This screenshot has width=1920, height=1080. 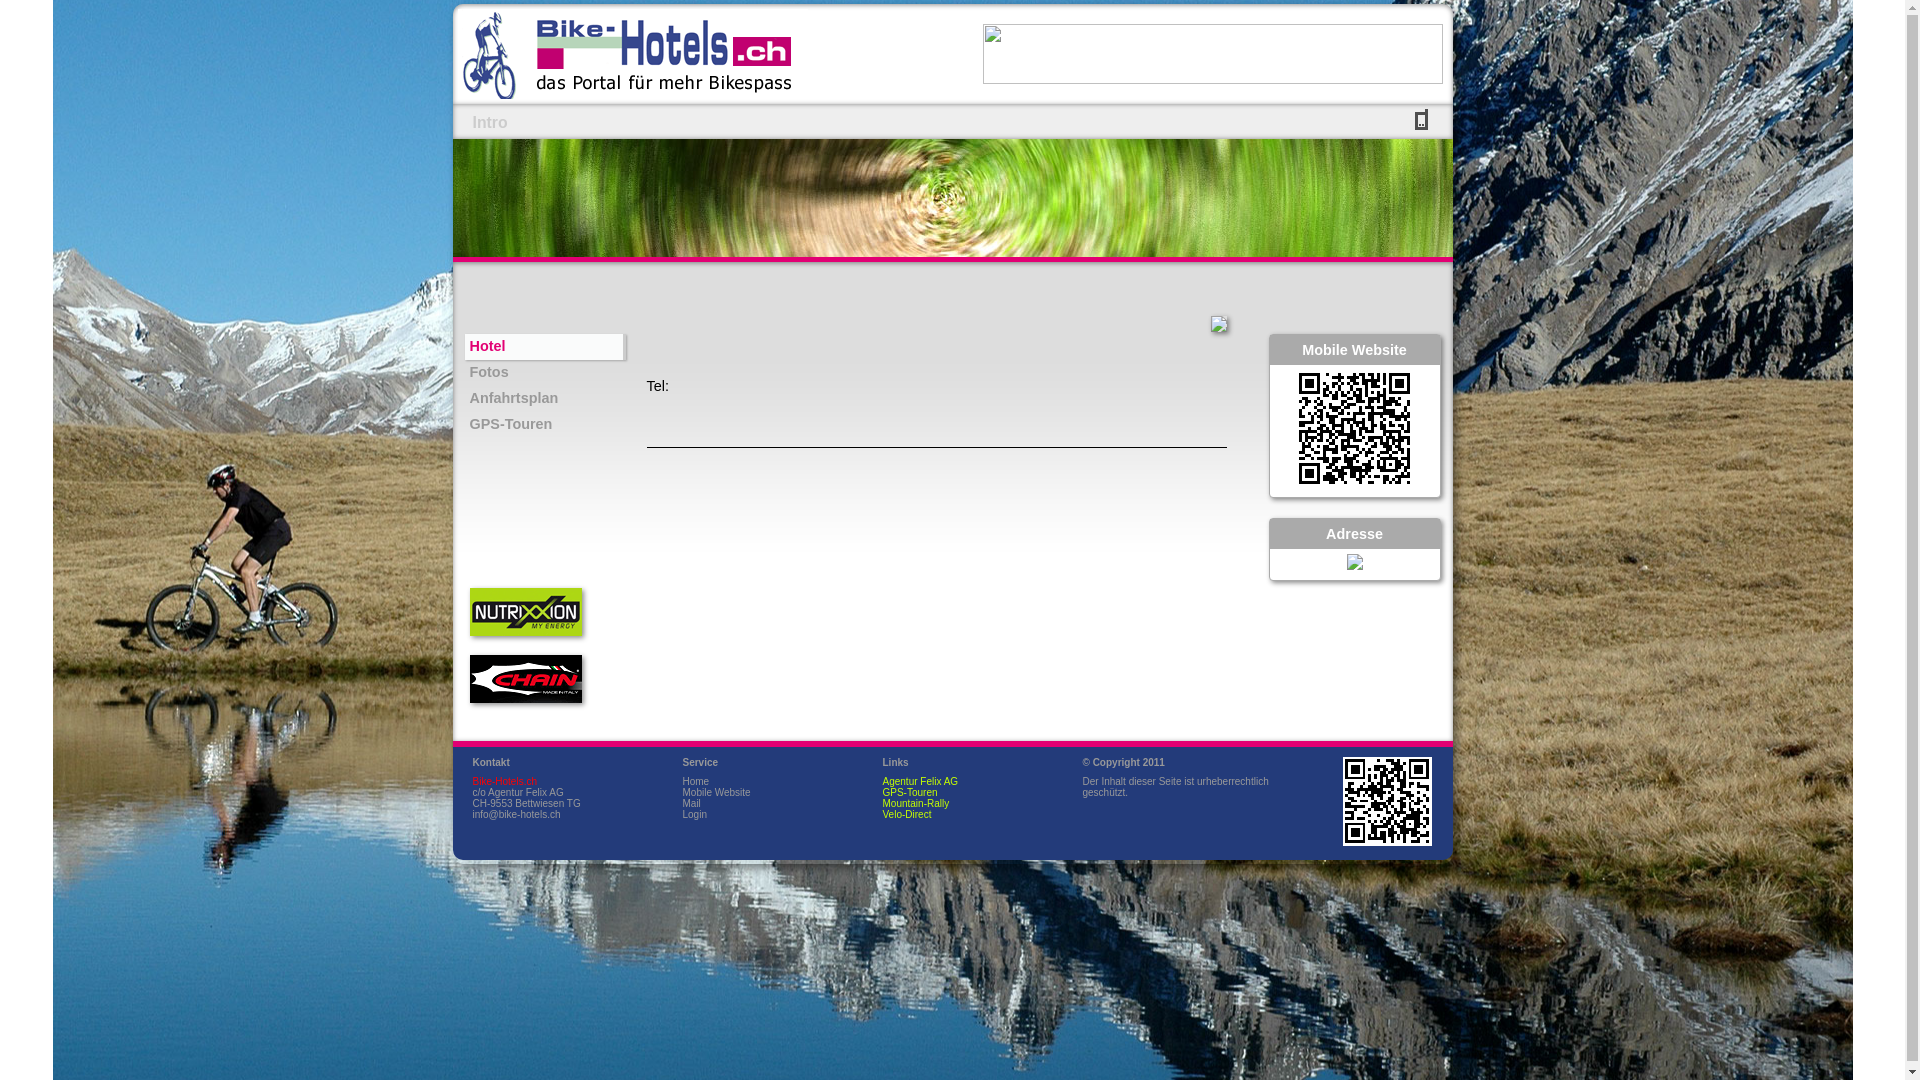 I want to click on 'Agentur Felix AG', so click(x=919, y=780).